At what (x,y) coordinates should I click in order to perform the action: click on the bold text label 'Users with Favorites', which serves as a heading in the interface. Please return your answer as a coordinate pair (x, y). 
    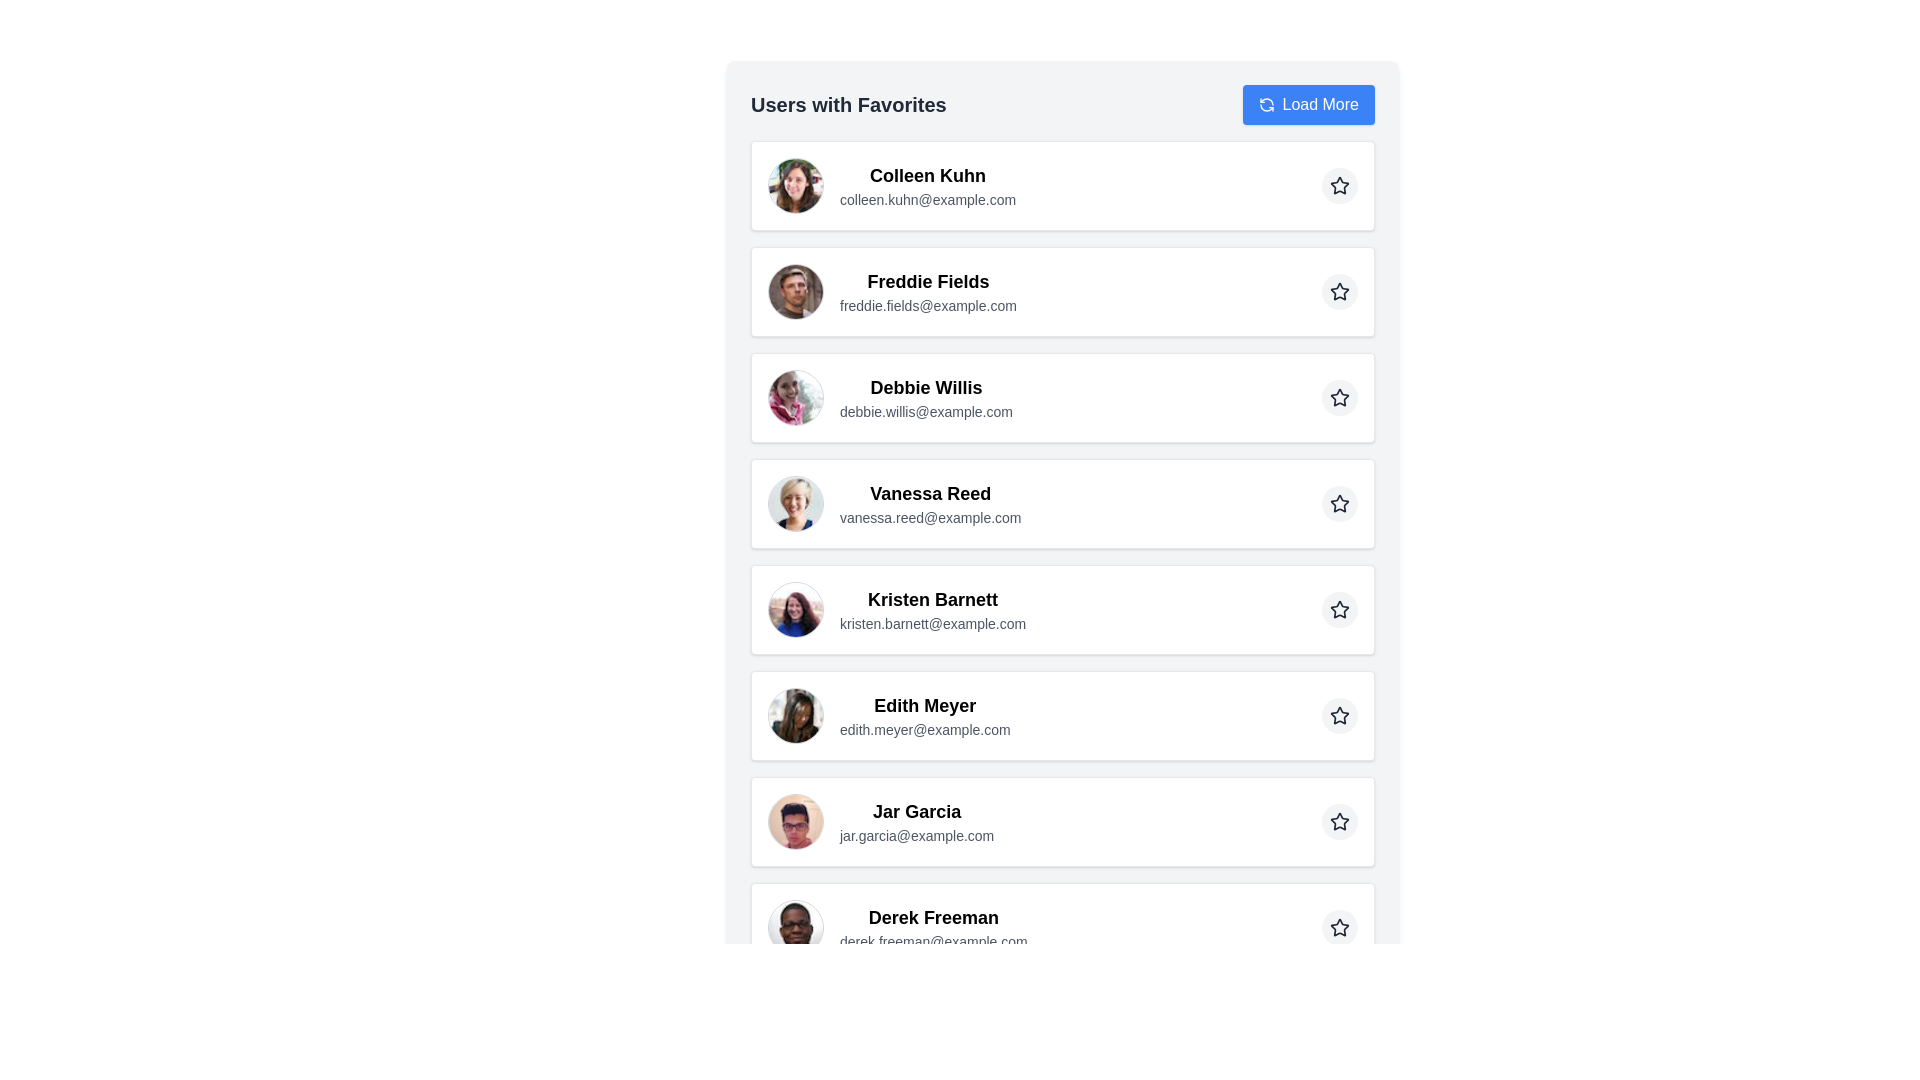
    Looking at the image, I should click on (848, 104).